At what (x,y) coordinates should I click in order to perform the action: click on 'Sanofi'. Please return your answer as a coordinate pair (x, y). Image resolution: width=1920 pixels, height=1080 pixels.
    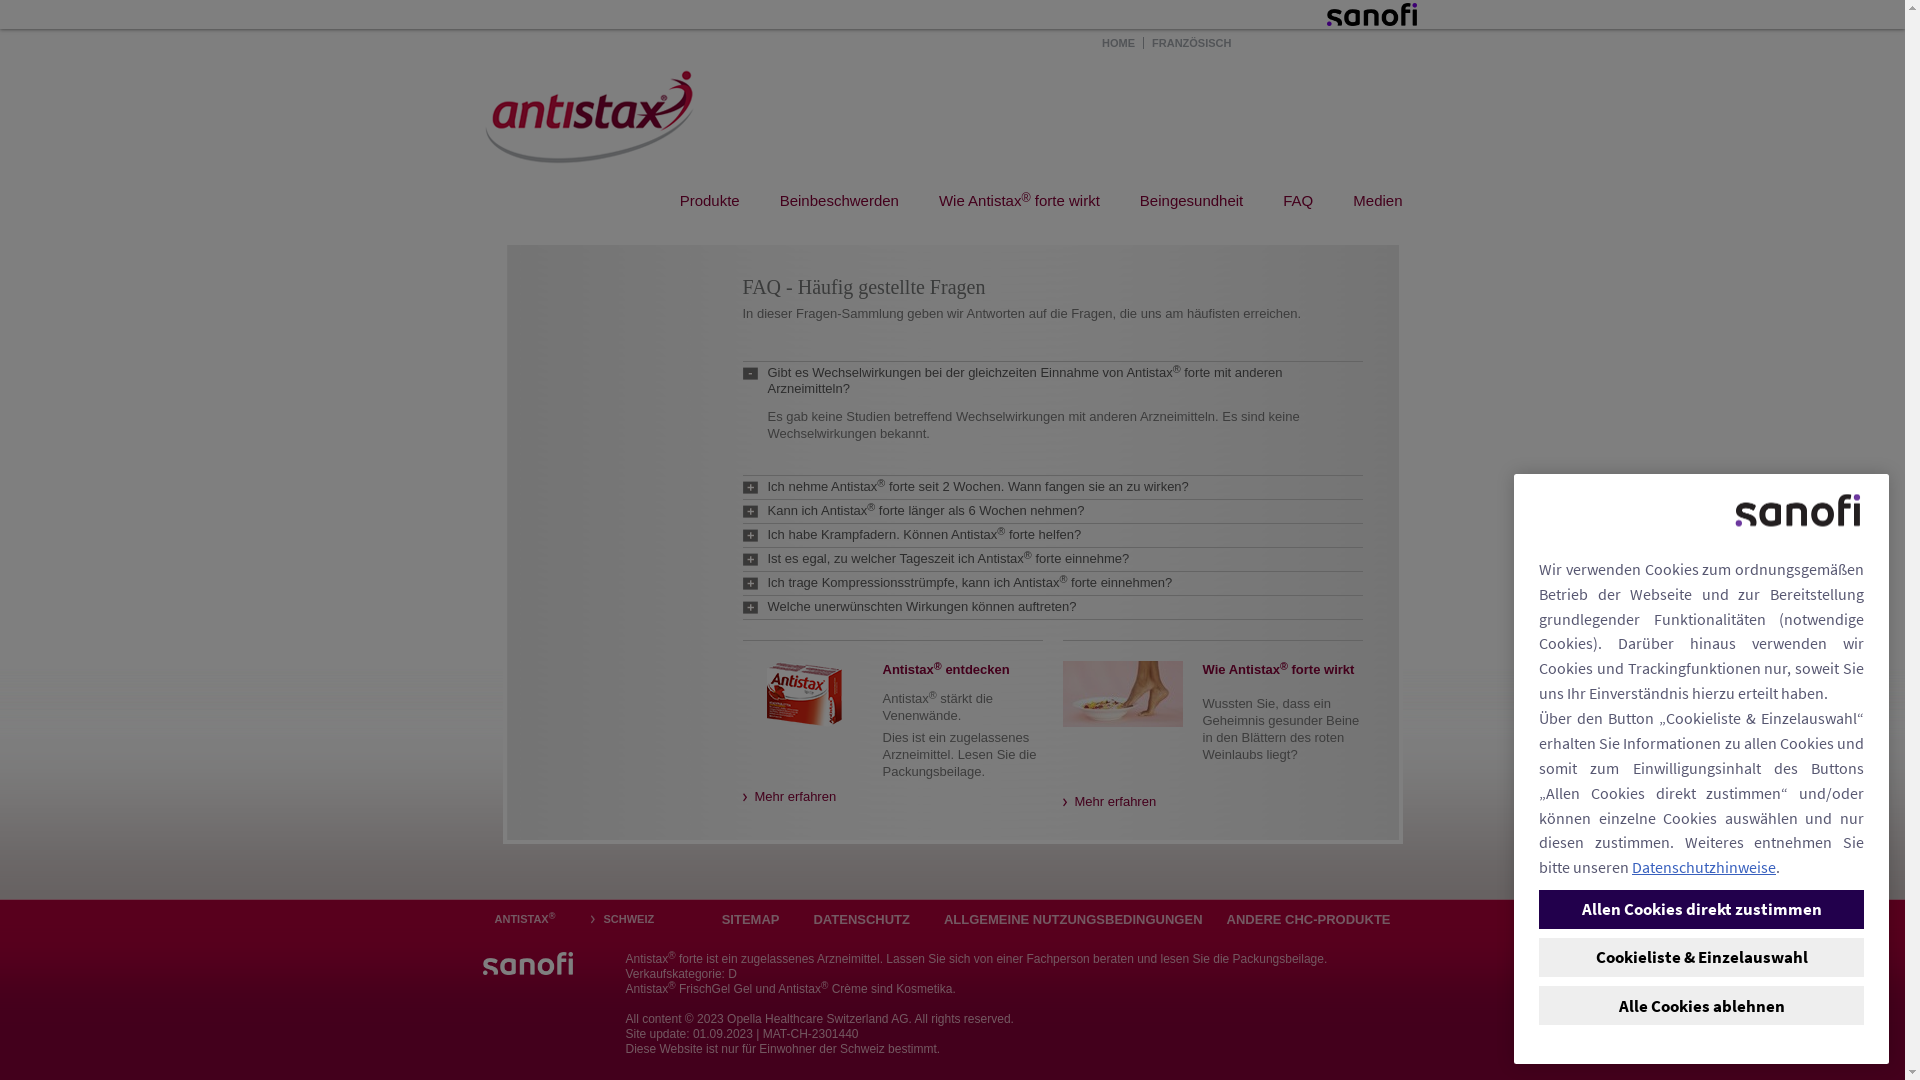
    Looking at the image, I should click on (1370, 14).